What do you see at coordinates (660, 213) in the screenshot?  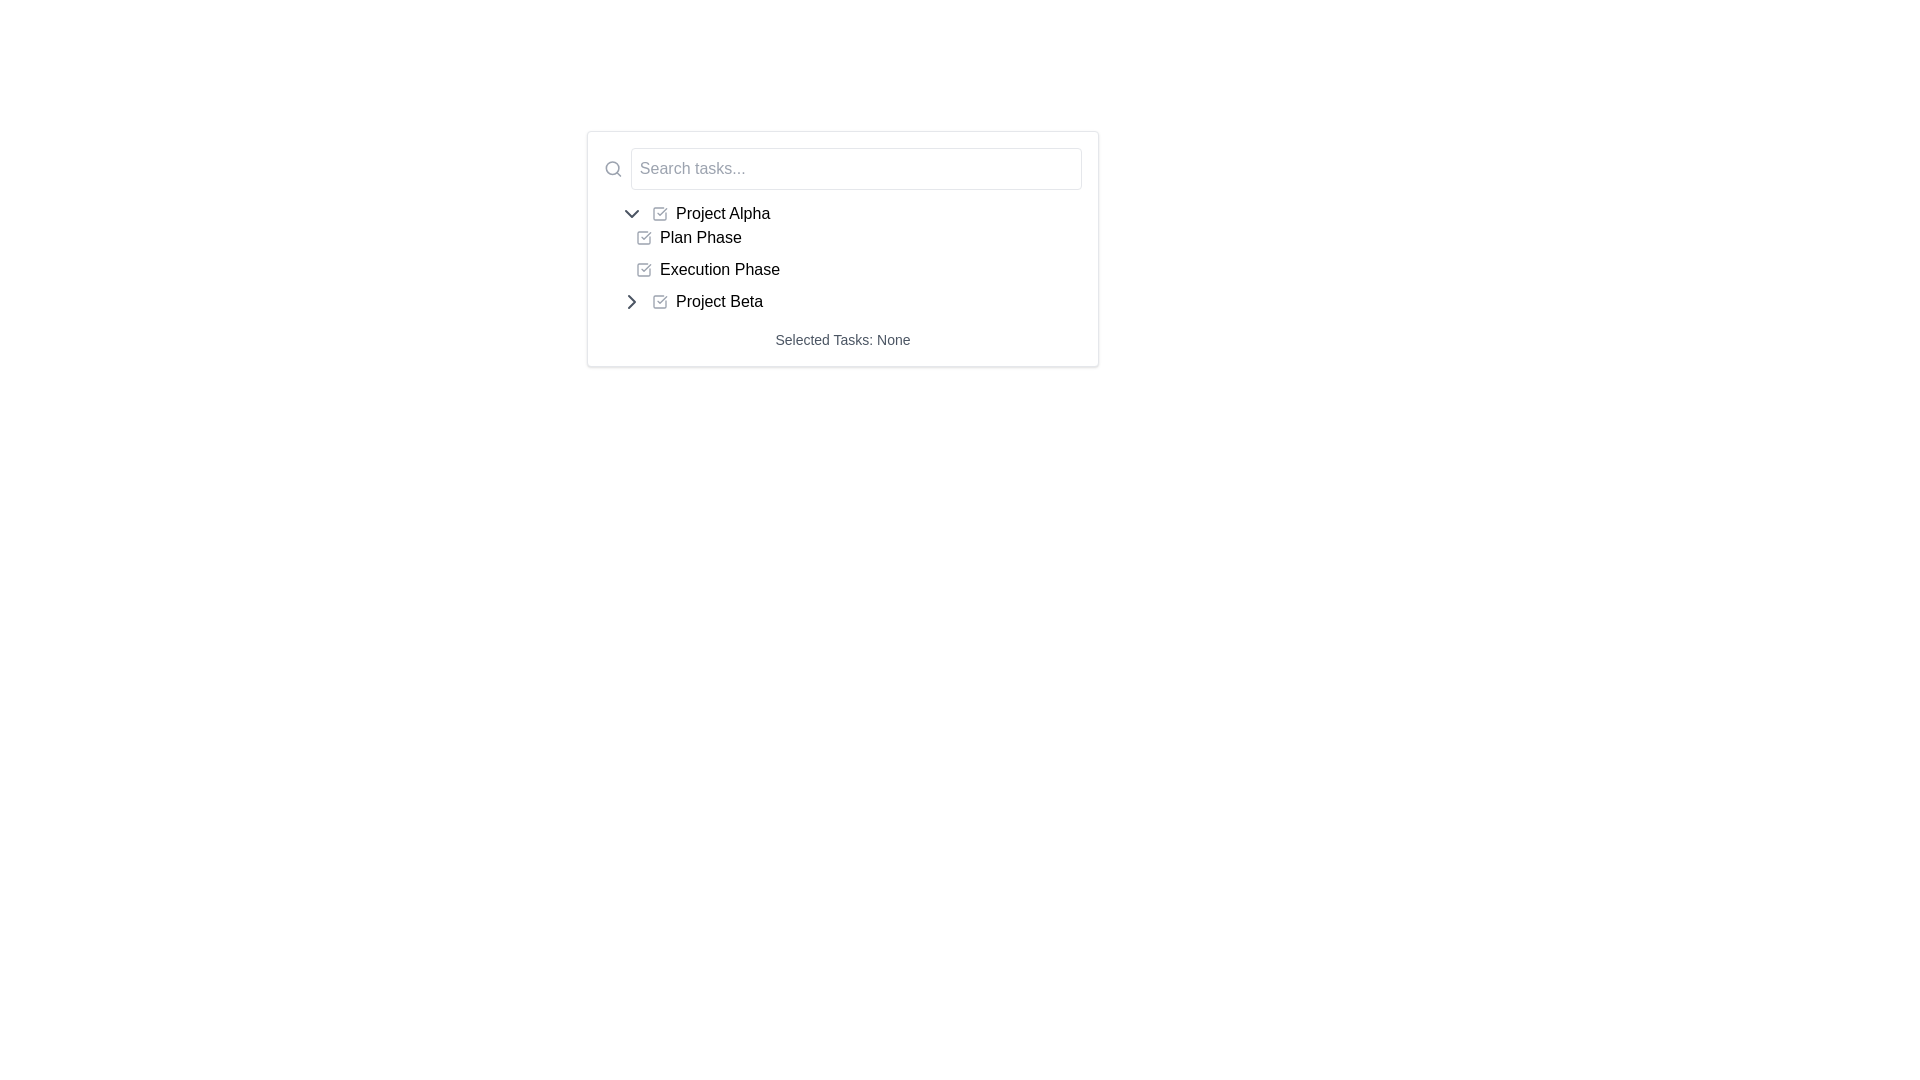 I see `properties of the rectangle-like shape that is part of the icon set, which resembles a geometric pattern` at bounding box center [660, 213].